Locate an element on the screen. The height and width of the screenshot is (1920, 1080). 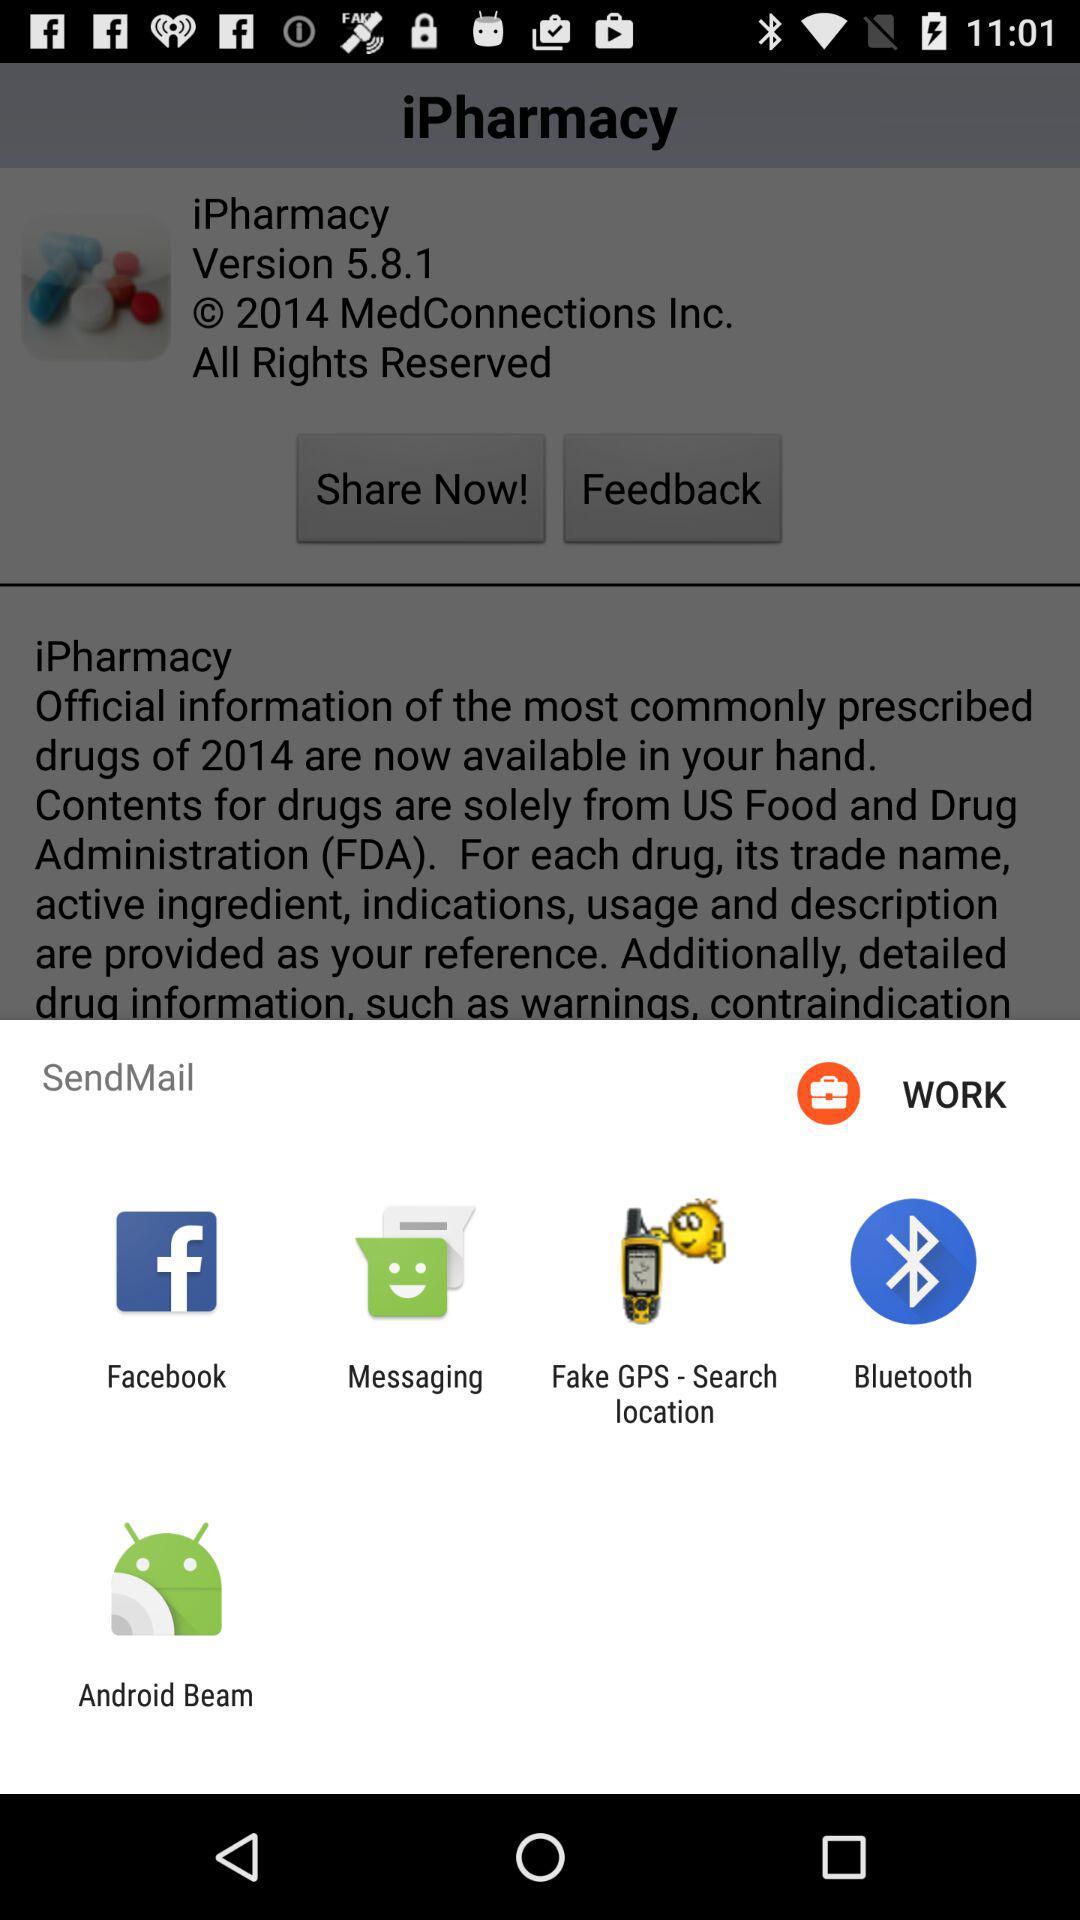
app next to the fake gps search icon is located at coordinates (913, 1392).